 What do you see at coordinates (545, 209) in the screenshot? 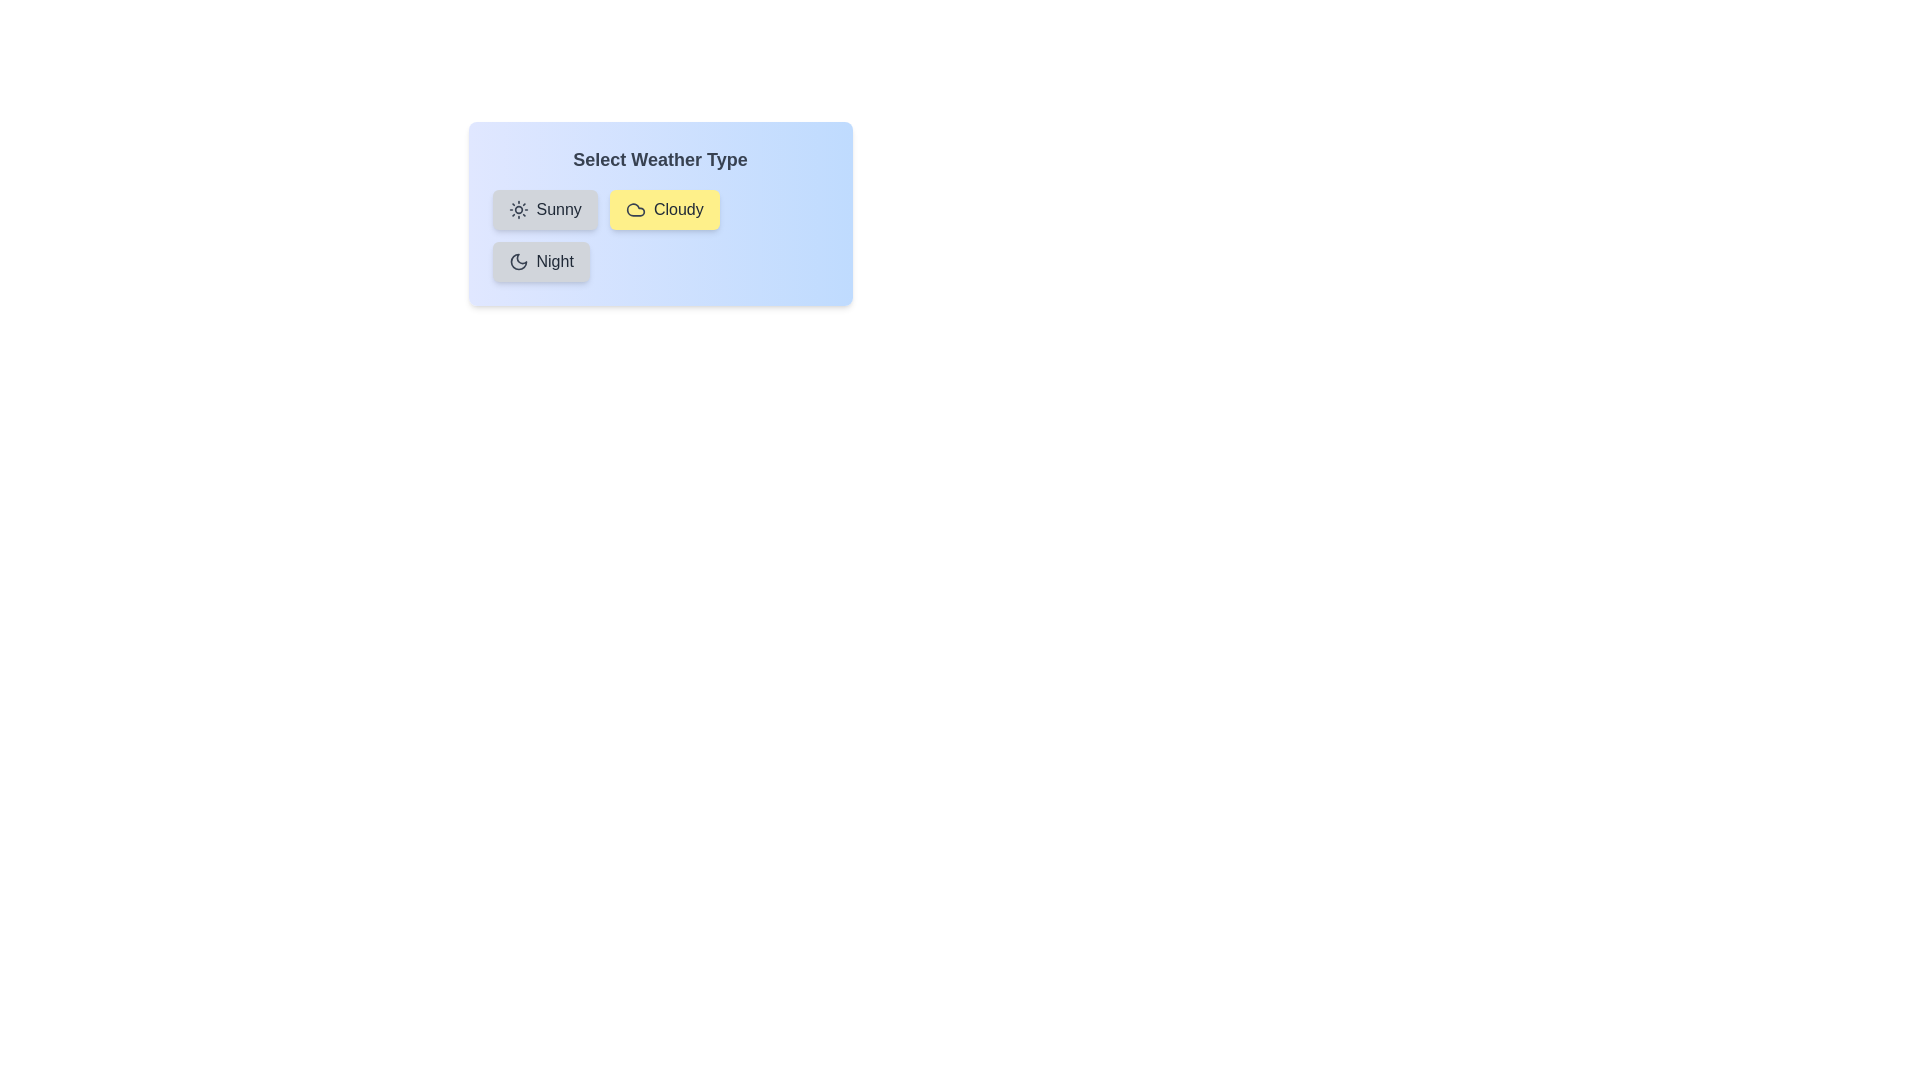
I see `the weather type Sunny by clicking on its chip` at bounding box center [545, 209].